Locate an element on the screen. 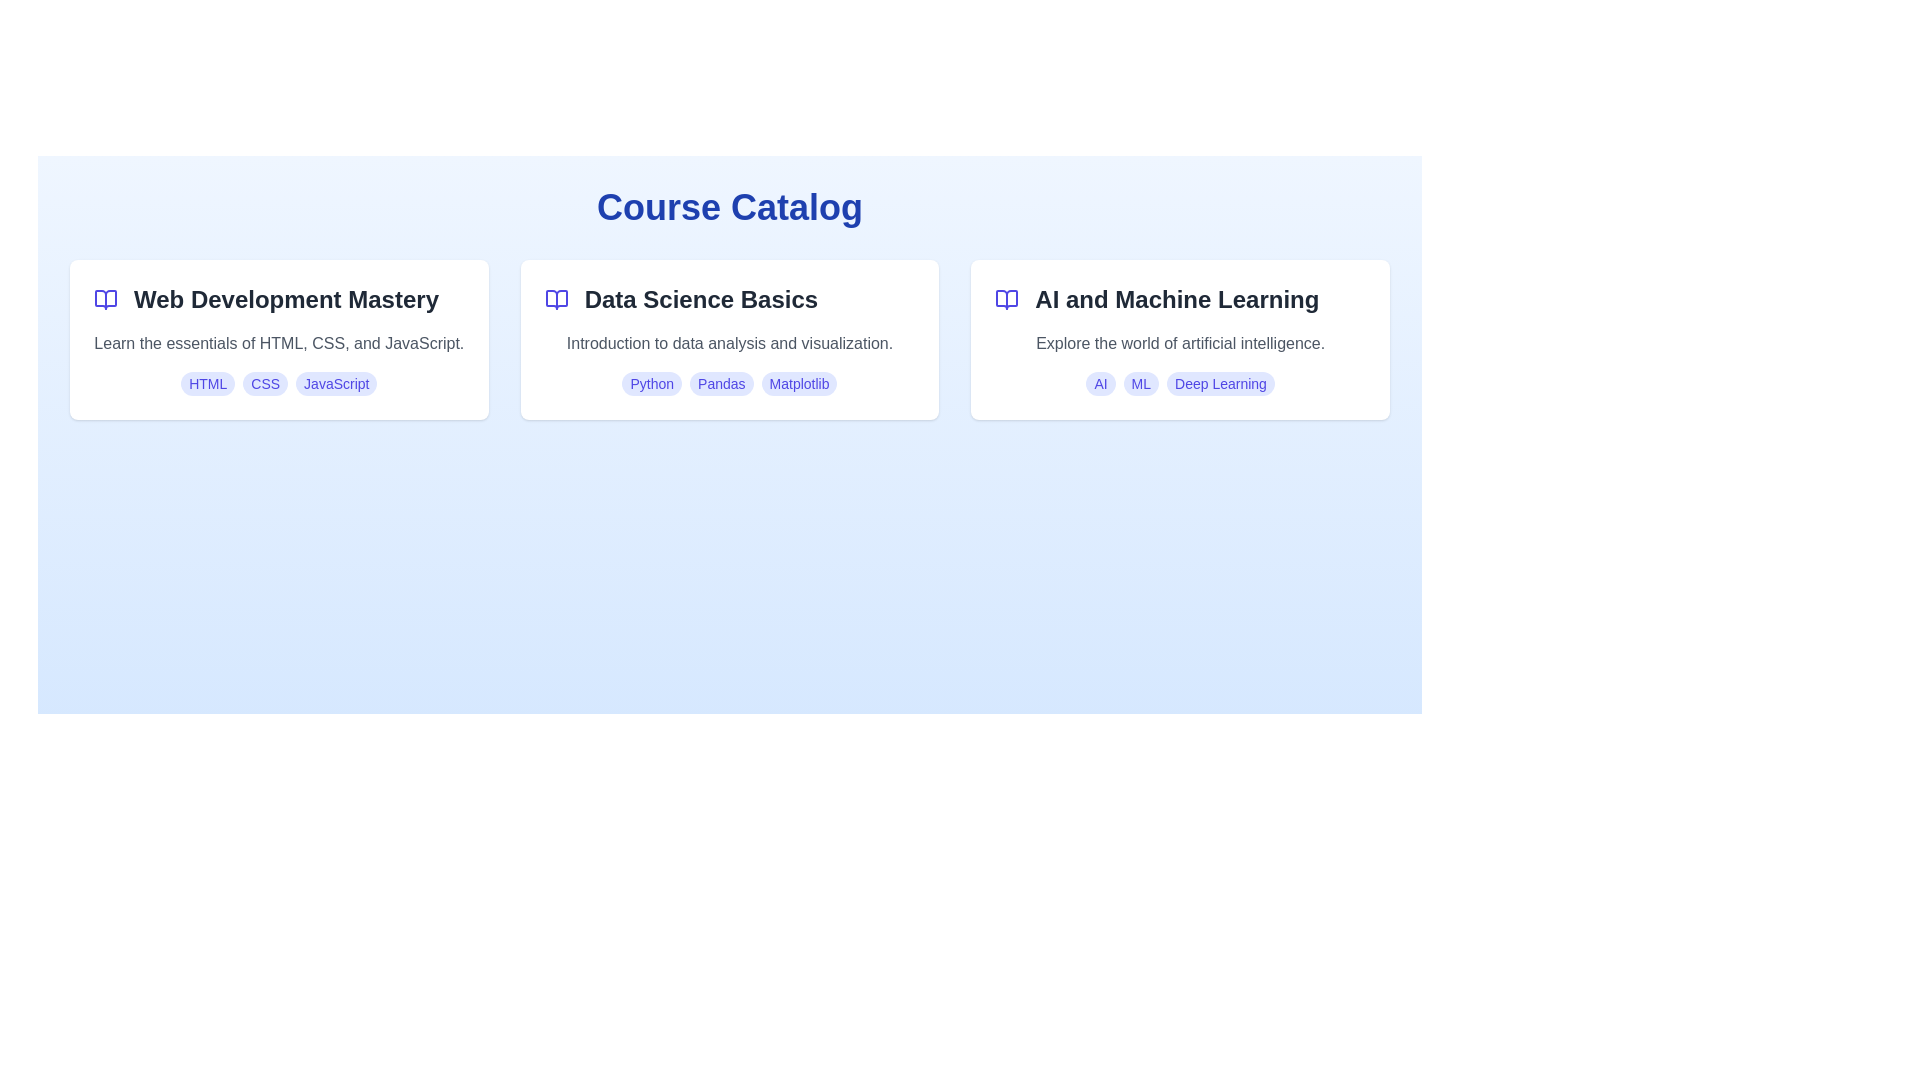  the blue line art book icon located next to the title 'Data Science Basics' in the middle card of the 'Course Catalog' section is located at coordinates (556, 300).